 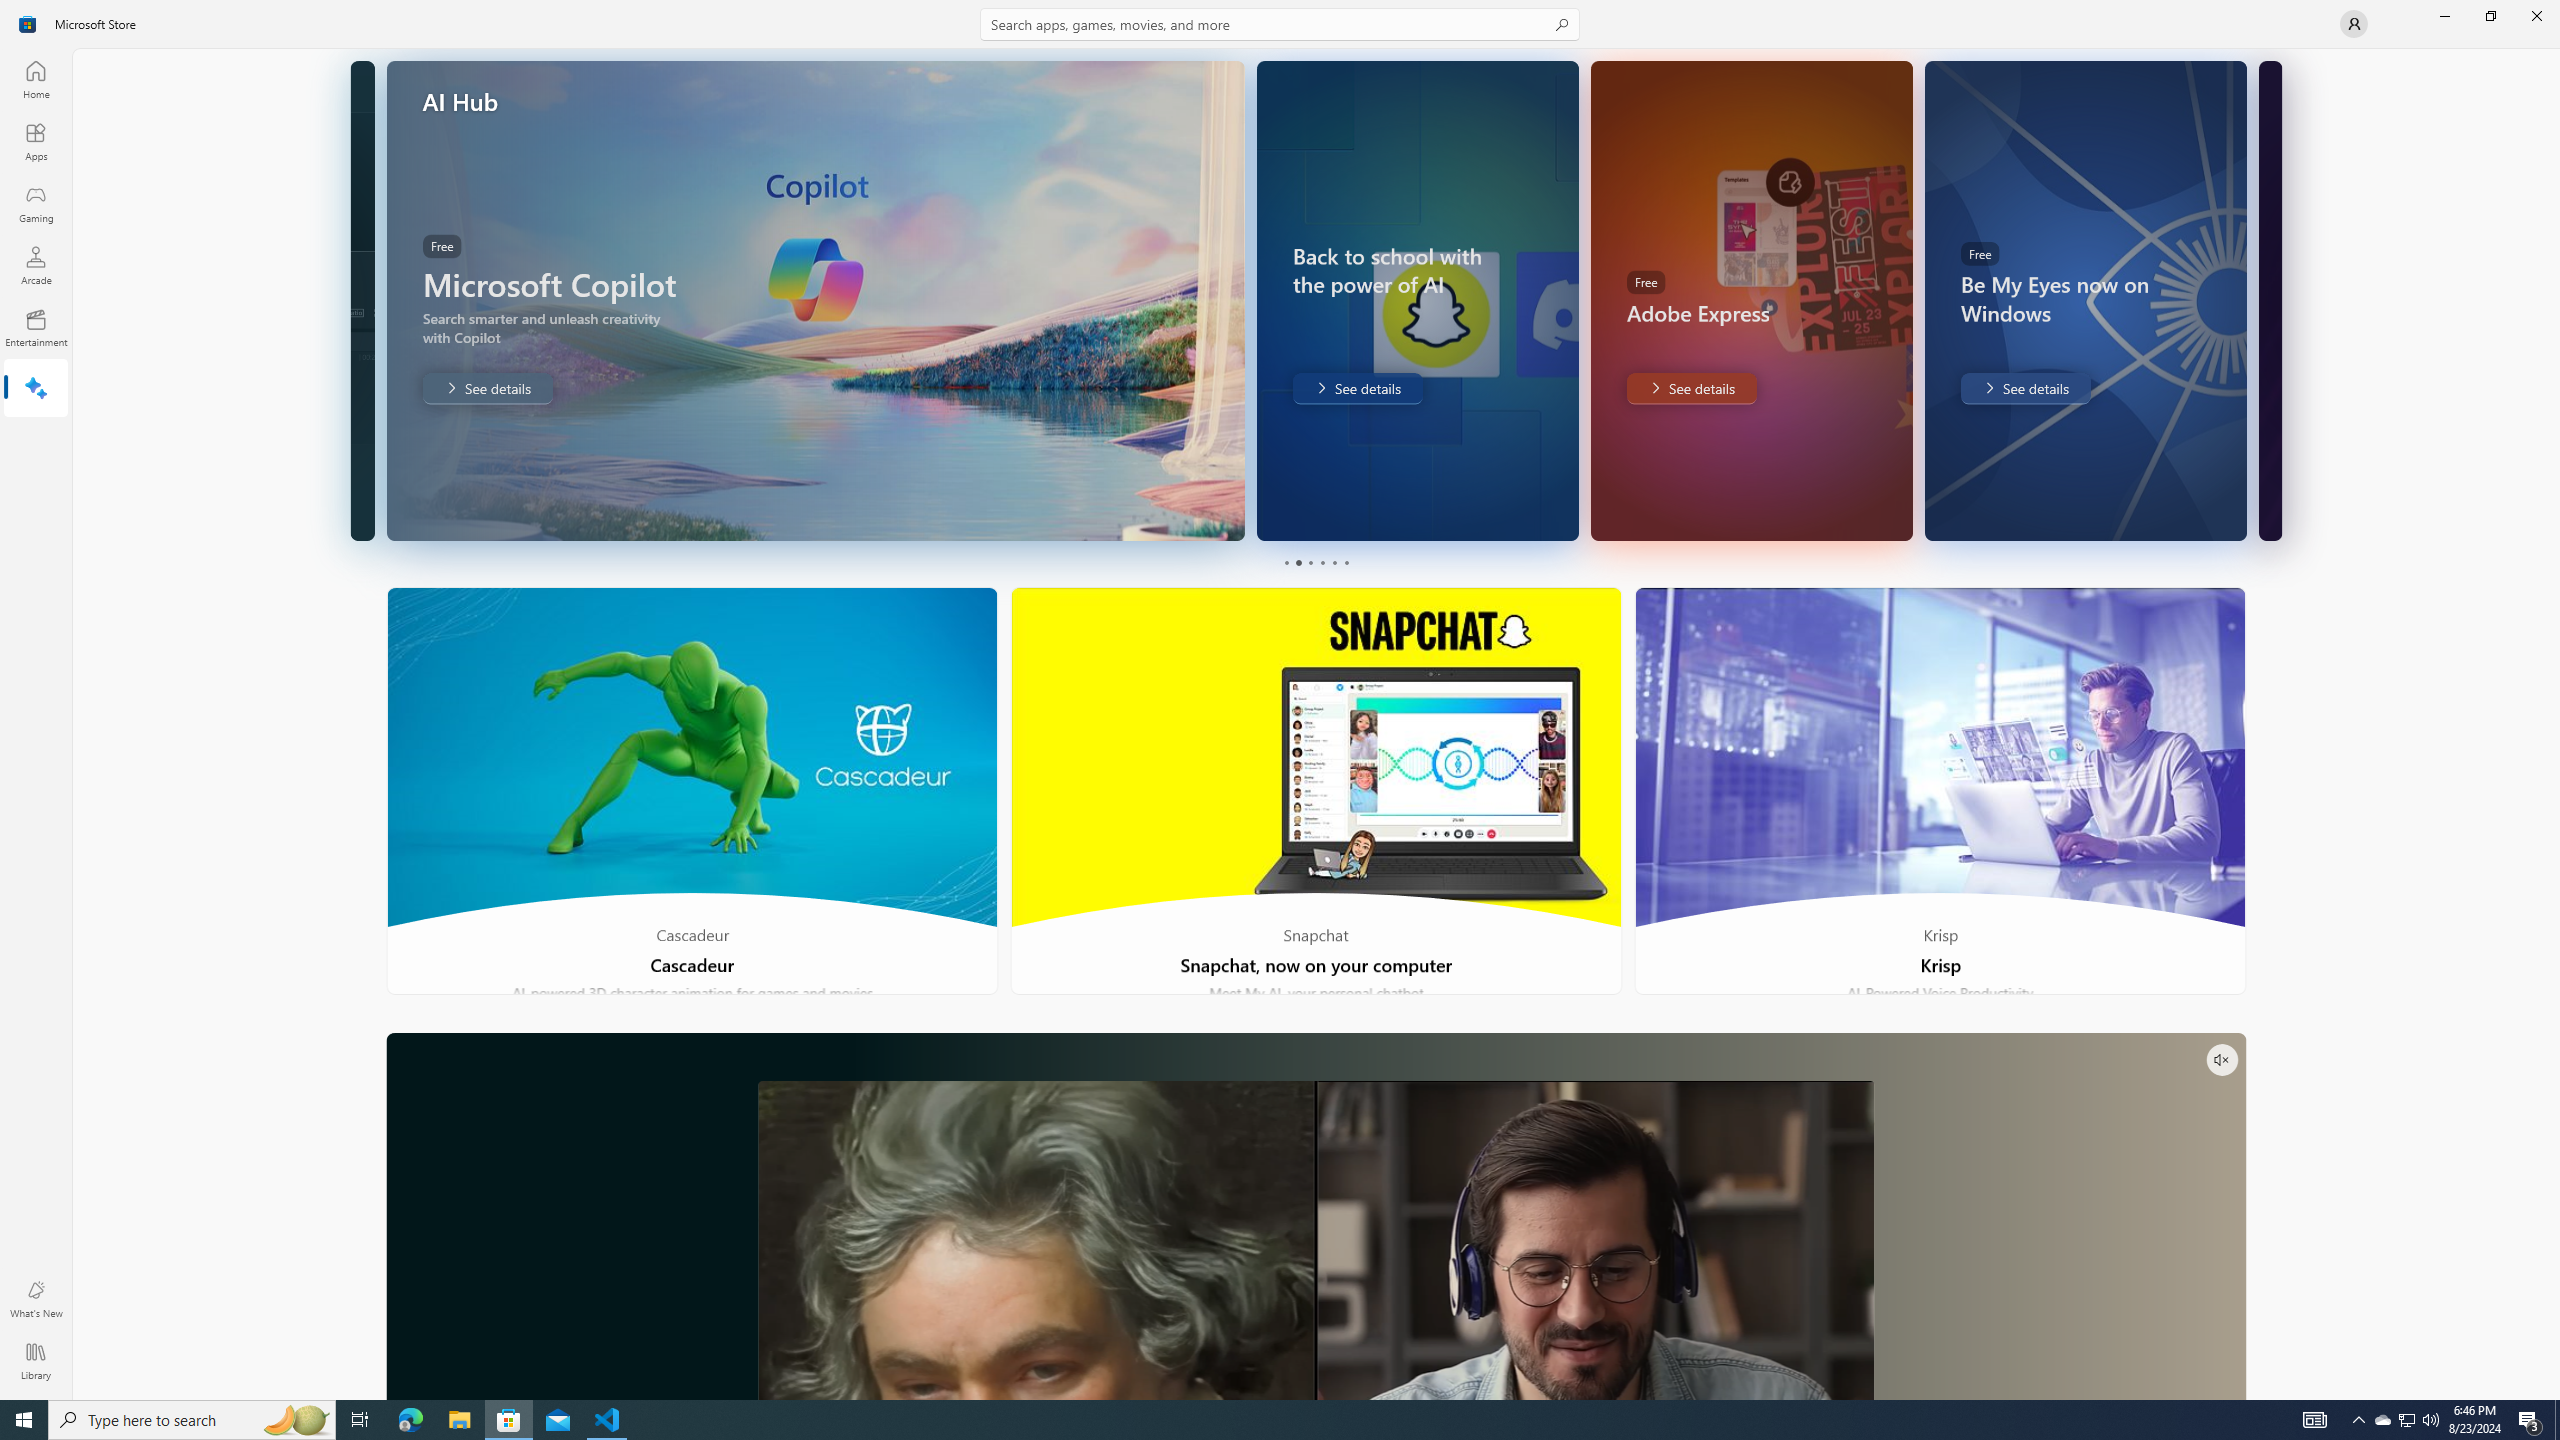 What do you see at coordinates (1314, 1215) in the screenshot?
I see `'Become anyone on Zoom, Twitch, or any streaming video'` at bounding box center [1314, 1215].